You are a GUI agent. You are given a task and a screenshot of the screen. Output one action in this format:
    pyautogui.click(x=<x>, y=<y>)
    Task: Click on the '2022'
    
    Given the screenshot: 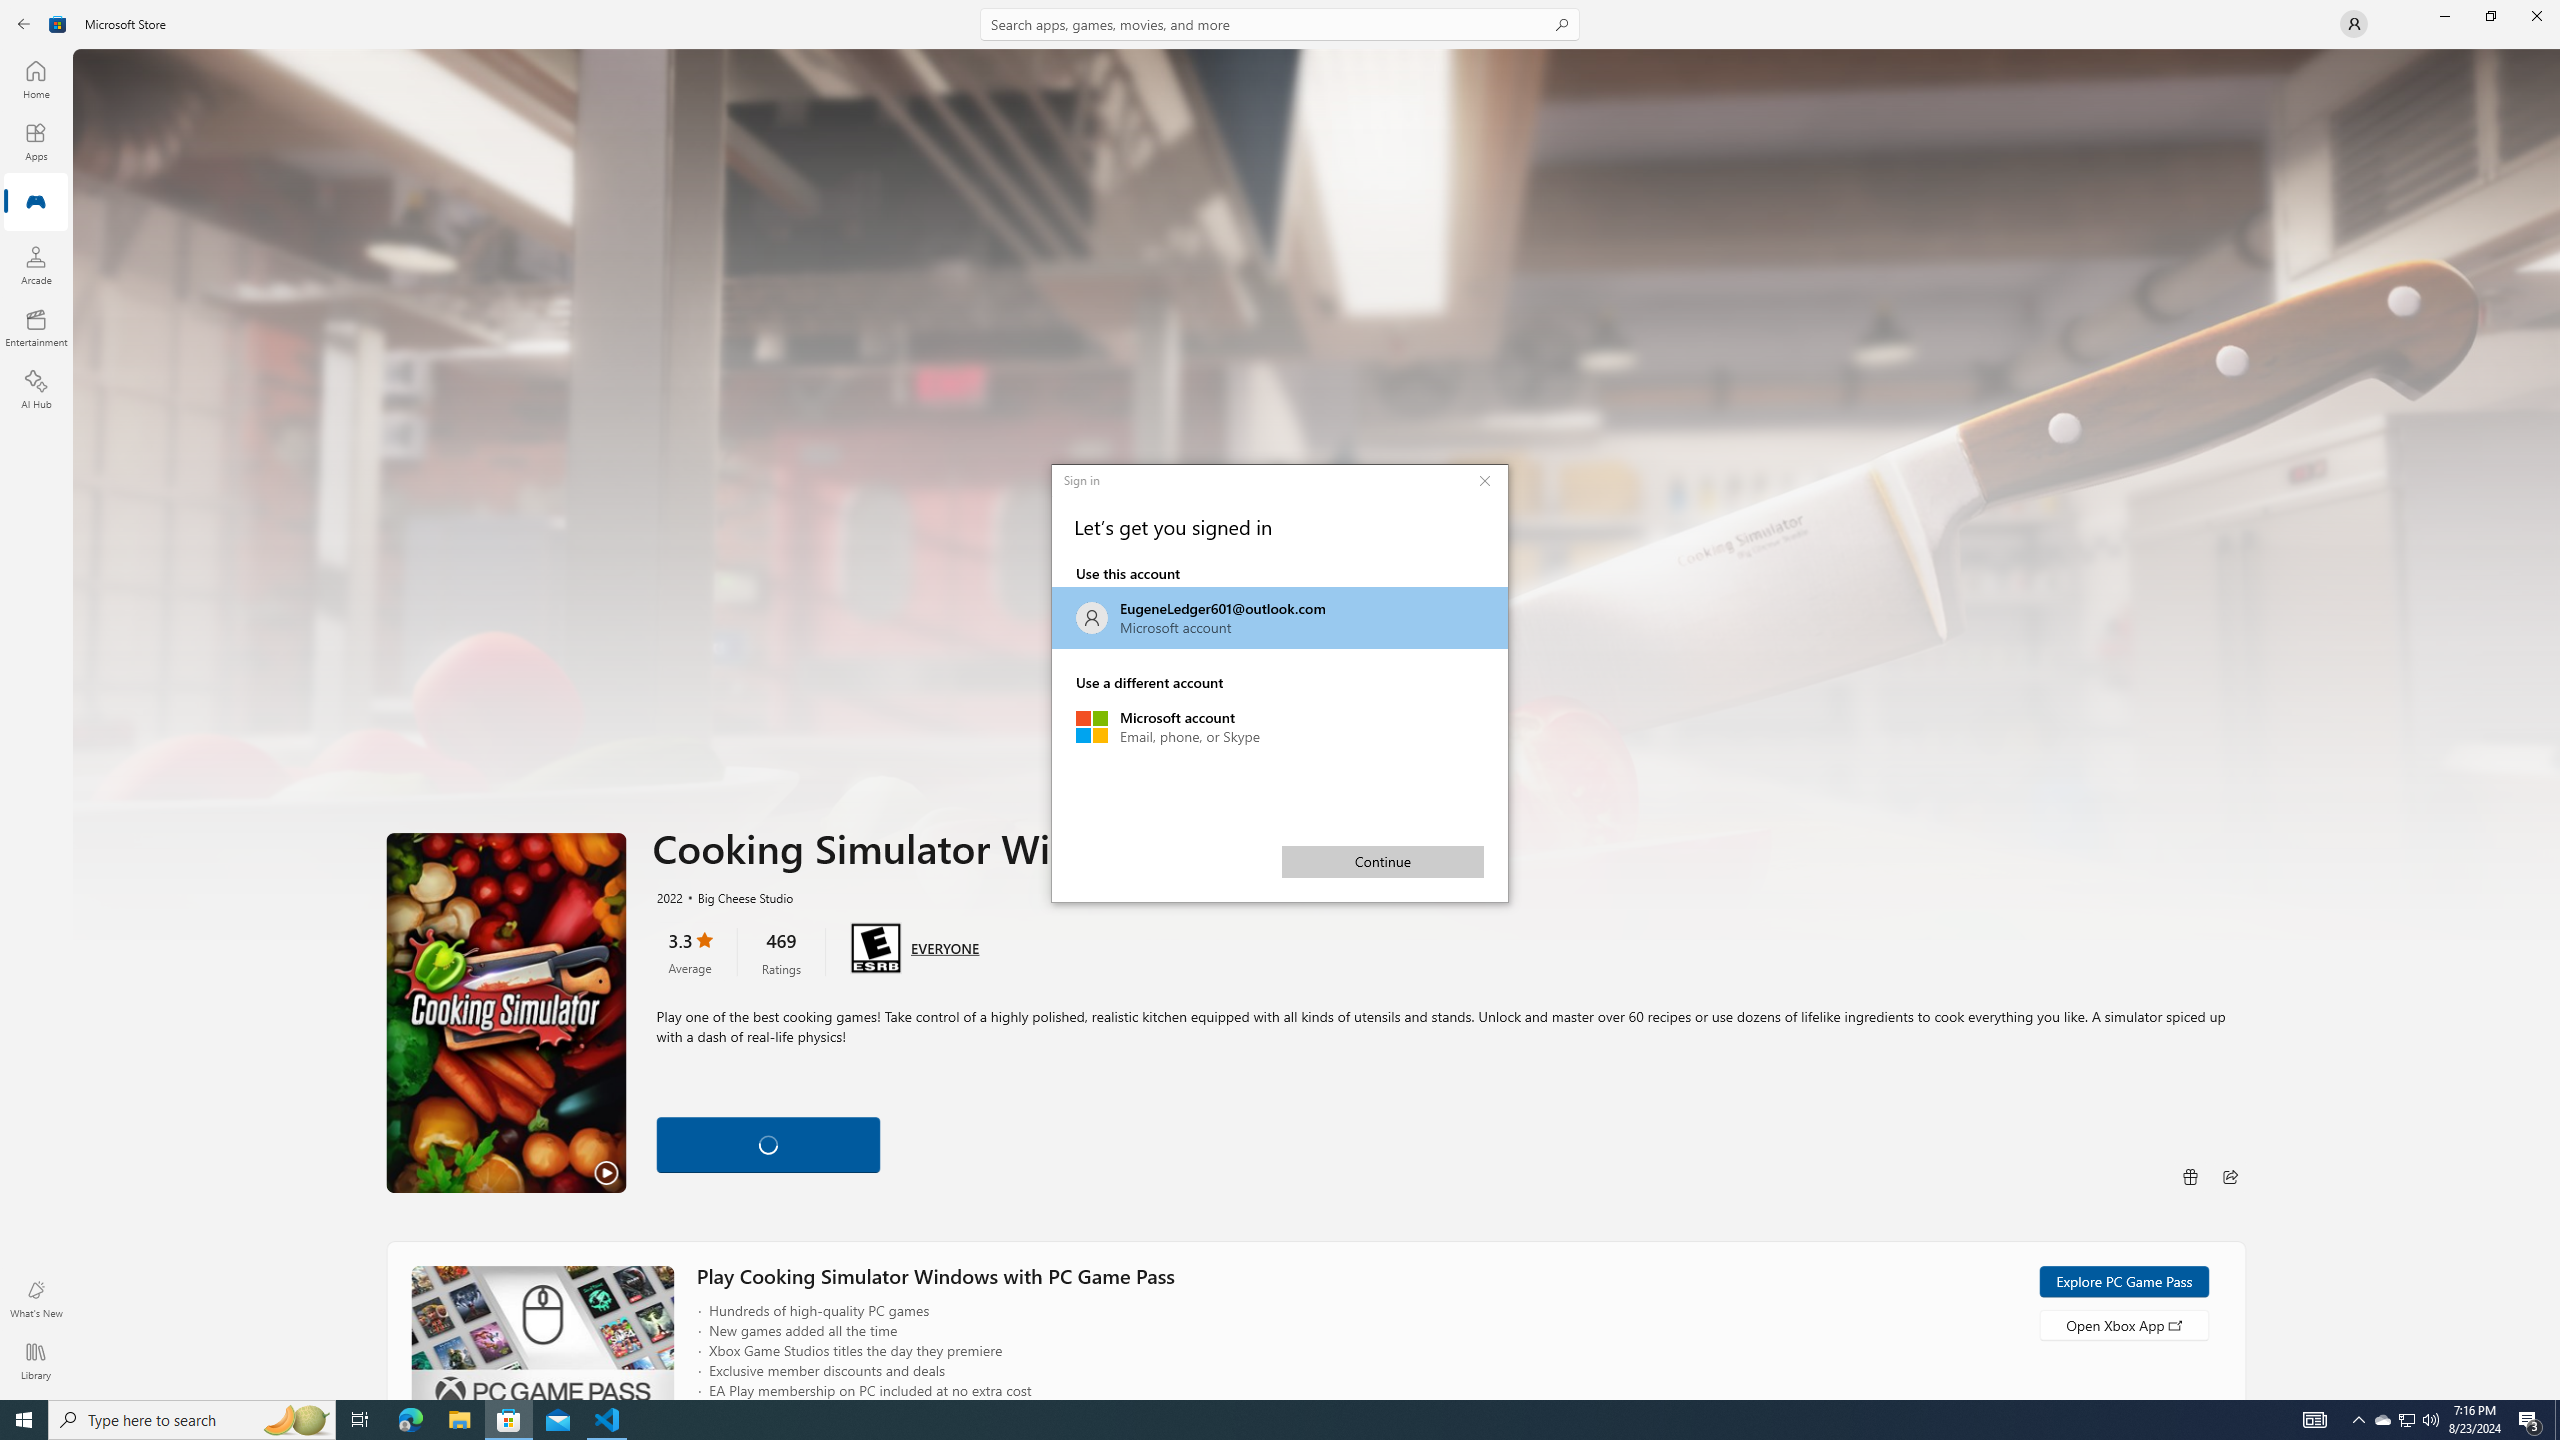 What is the action you would take?
    pyautogui.click(x=668, y=896)
    